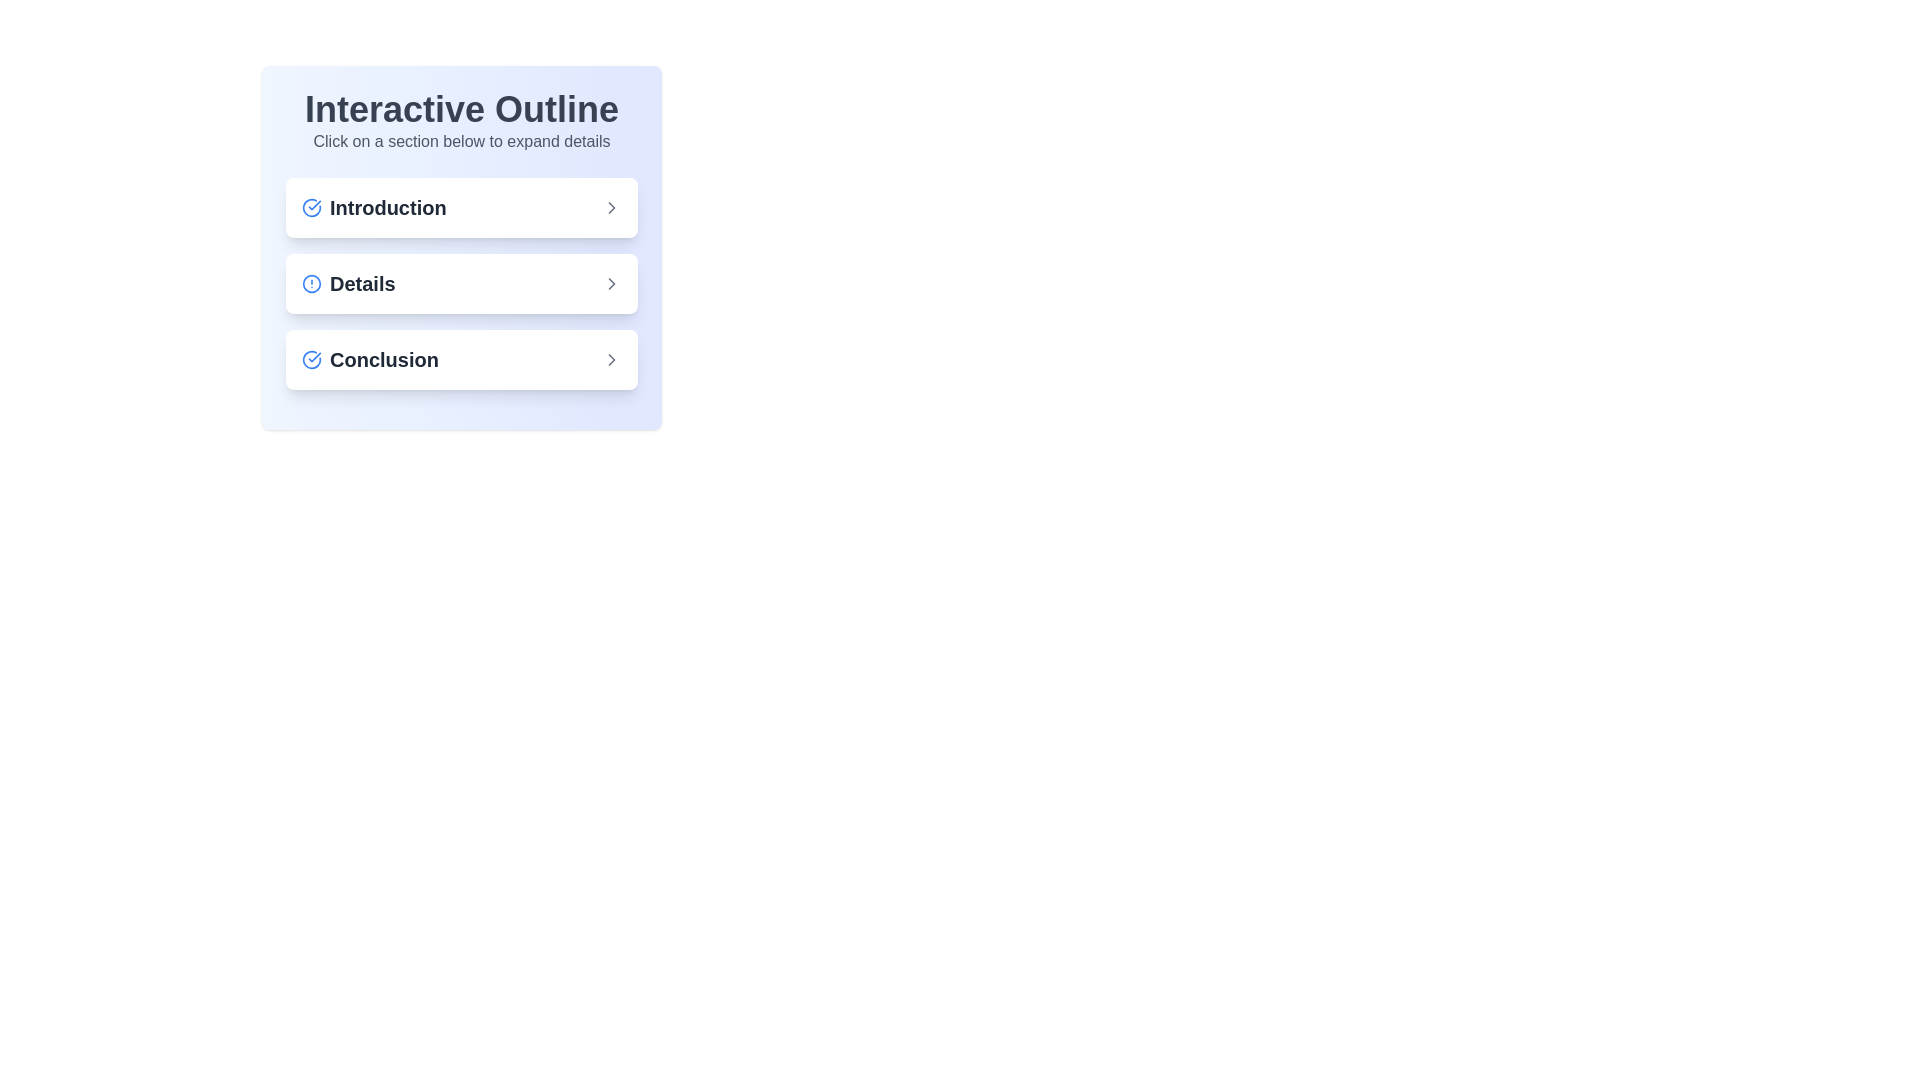 This screenshot has width=1920, height=1080. What do you see at coordinates (311, 208) in the screenshot?
I see `the visual state of the circular blue check icon located to the left of the 'Introduction' label in the interactive outline` at bounding box center [311, 208].